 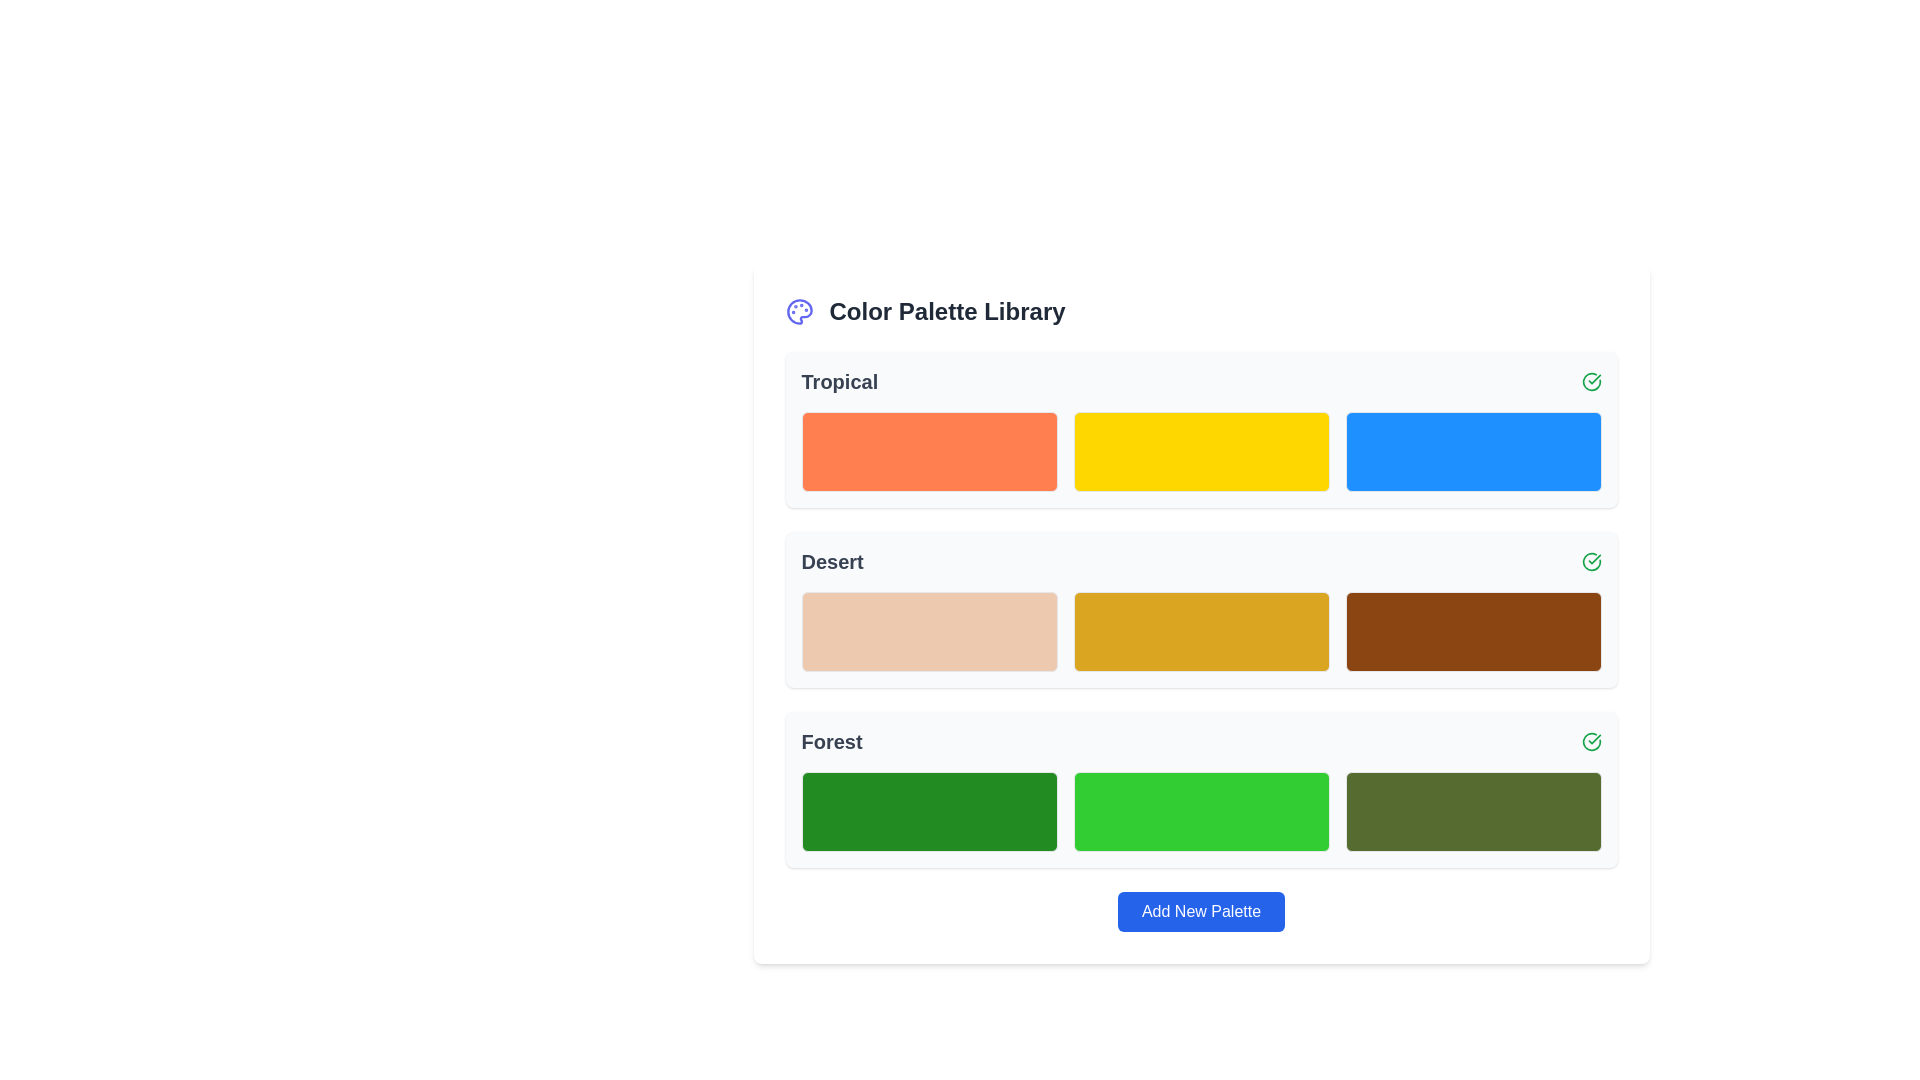 What do you see at coordinates (798, 312) in the screenshot?
I see `the color palette icon located near the top-left corner of the interface, positioned directly before the text 'Color Palette Library'` at bounding box center [798, 312].